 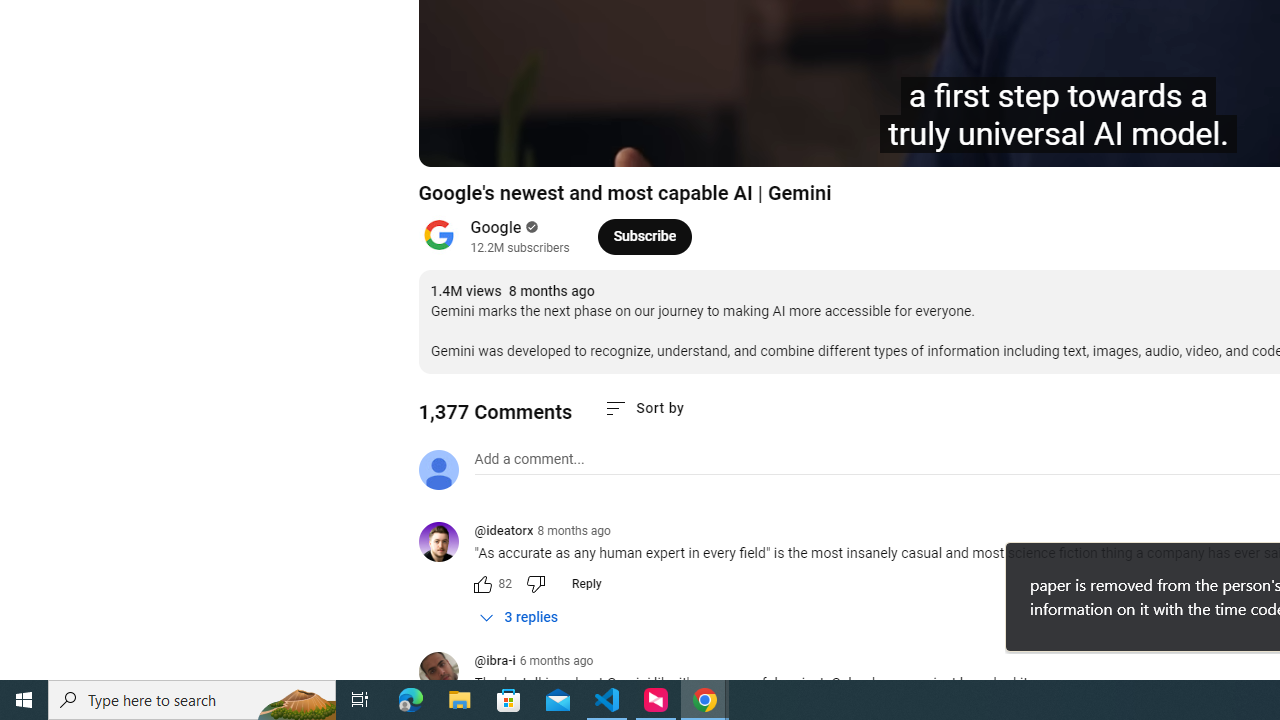 What do you see at coordinates (445, 673) in the screenshot?
I see `'@ibra-i'` at bounding box center [445, 673].